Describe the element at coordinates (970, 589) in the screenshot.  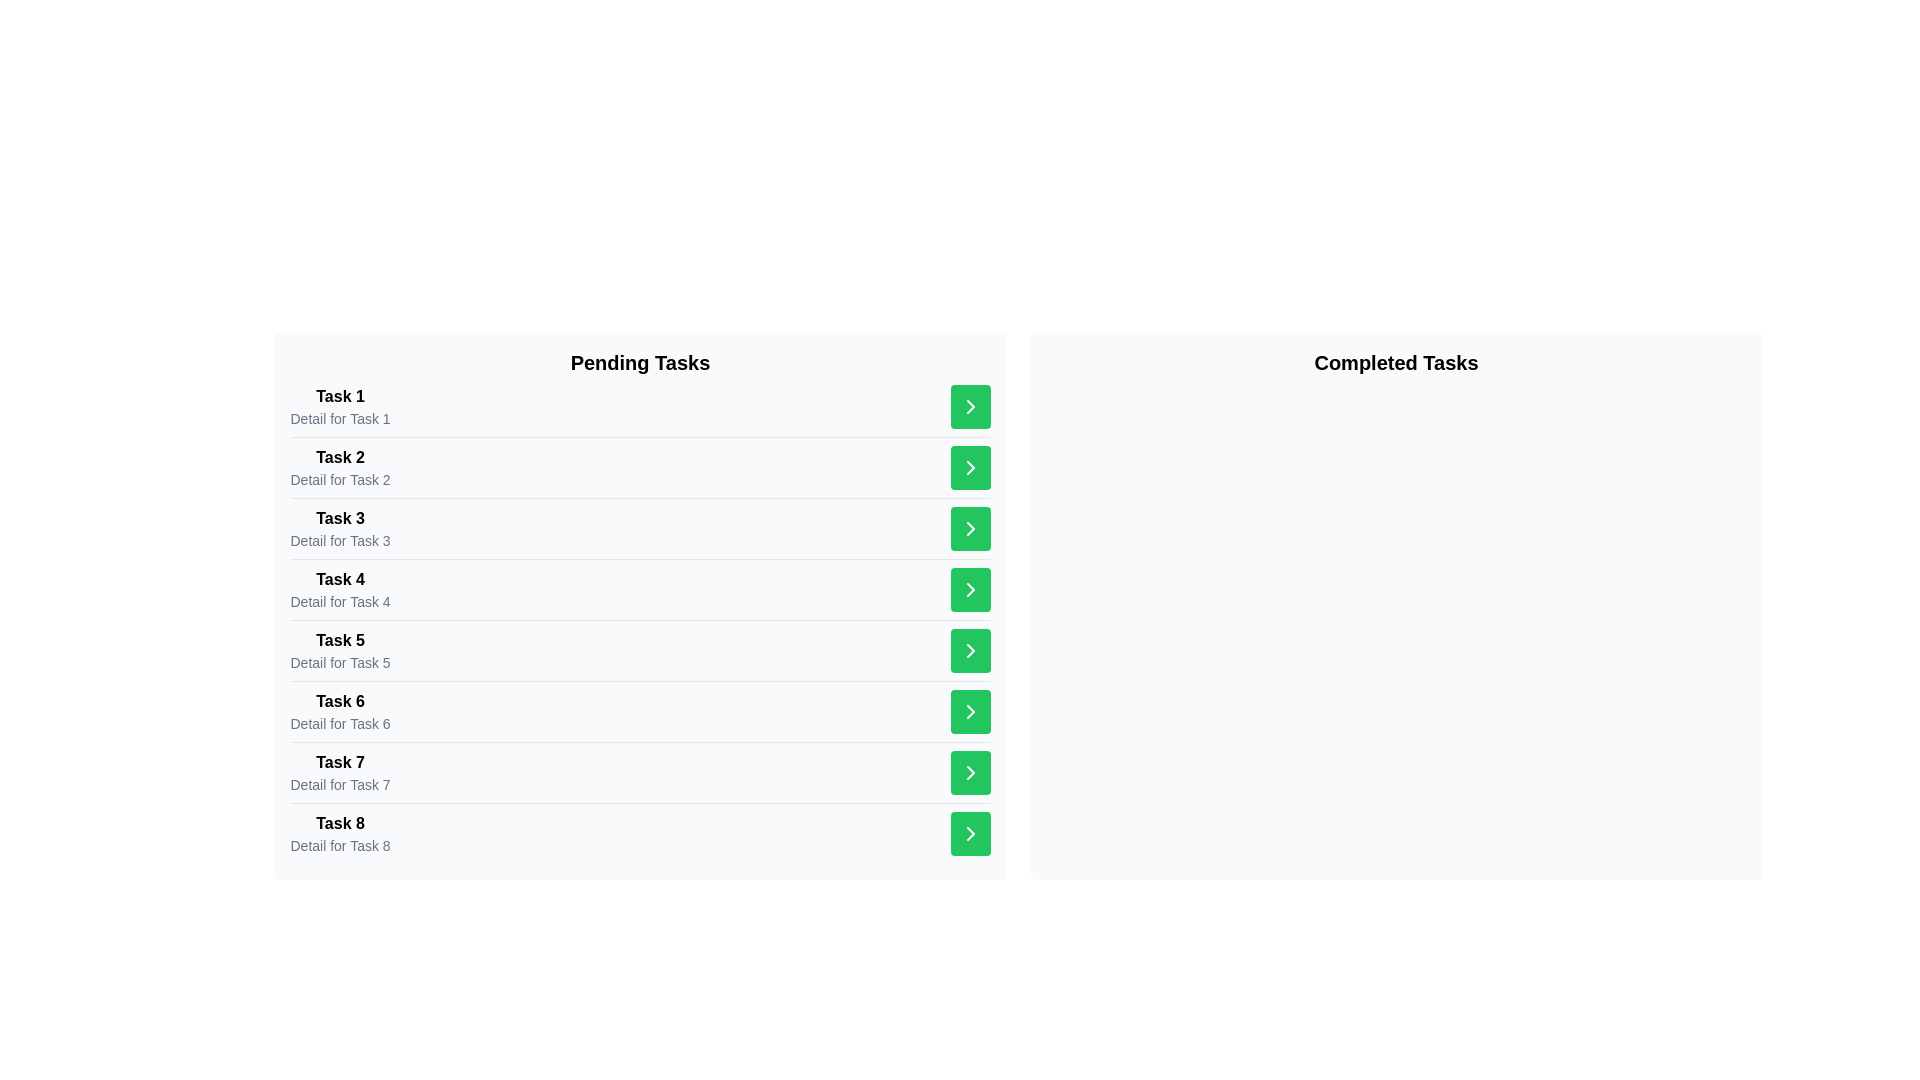
I see `the green rounded rectangular button with a white rightward-facing chevron icon located in the right section of the row labeled 'Task 4' in the 'Pending Tasks' list` at that location.